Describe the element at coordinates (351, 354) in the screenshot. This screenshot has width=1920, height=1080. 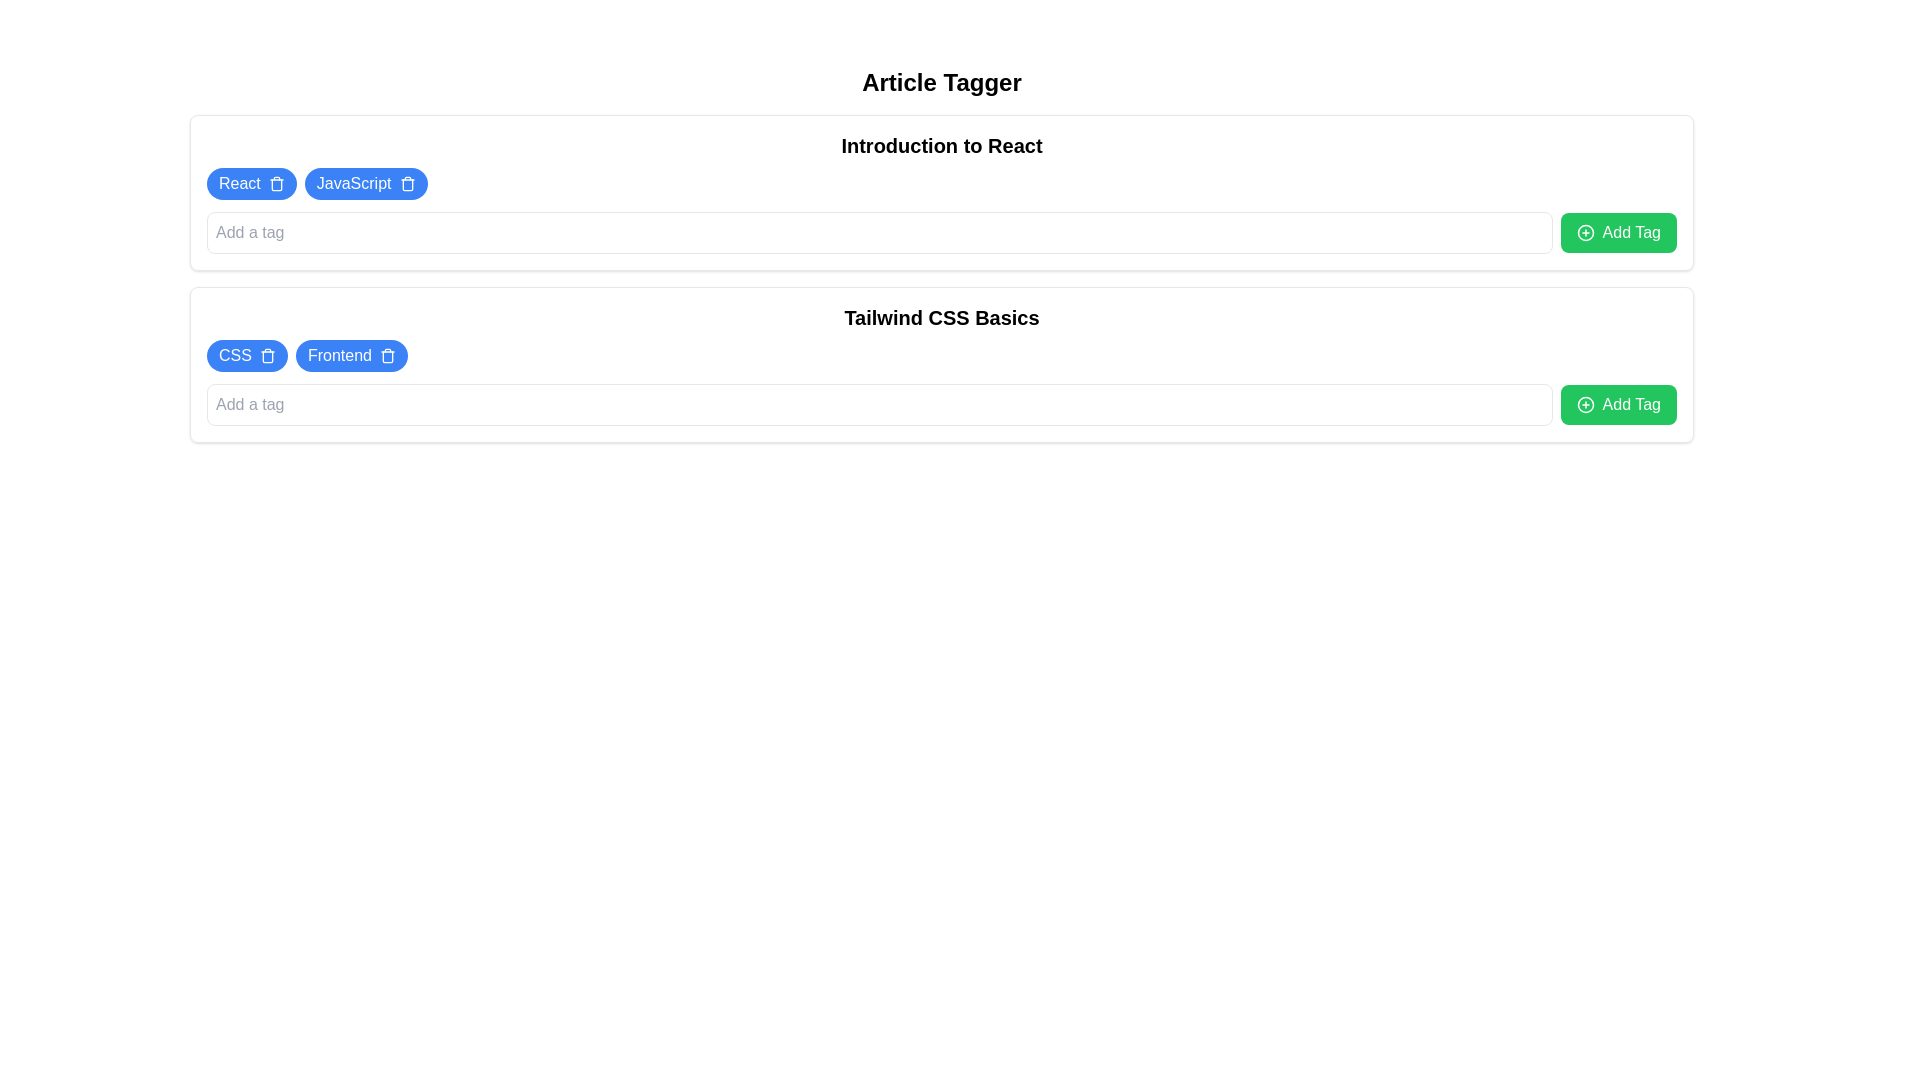
I see `the trash icon on the 'Frontend' tag` at that location.